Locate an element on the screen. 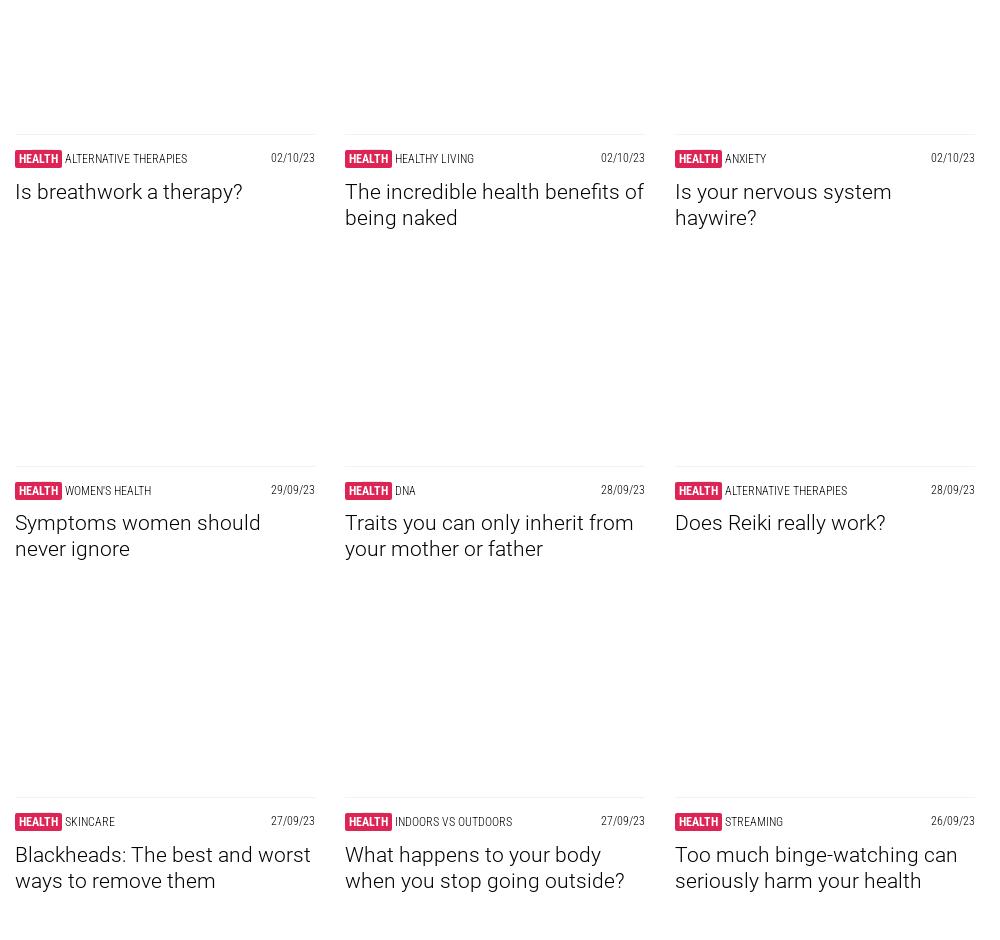  'Symptoms women should never ignore' is located at coordinates (138, 534).